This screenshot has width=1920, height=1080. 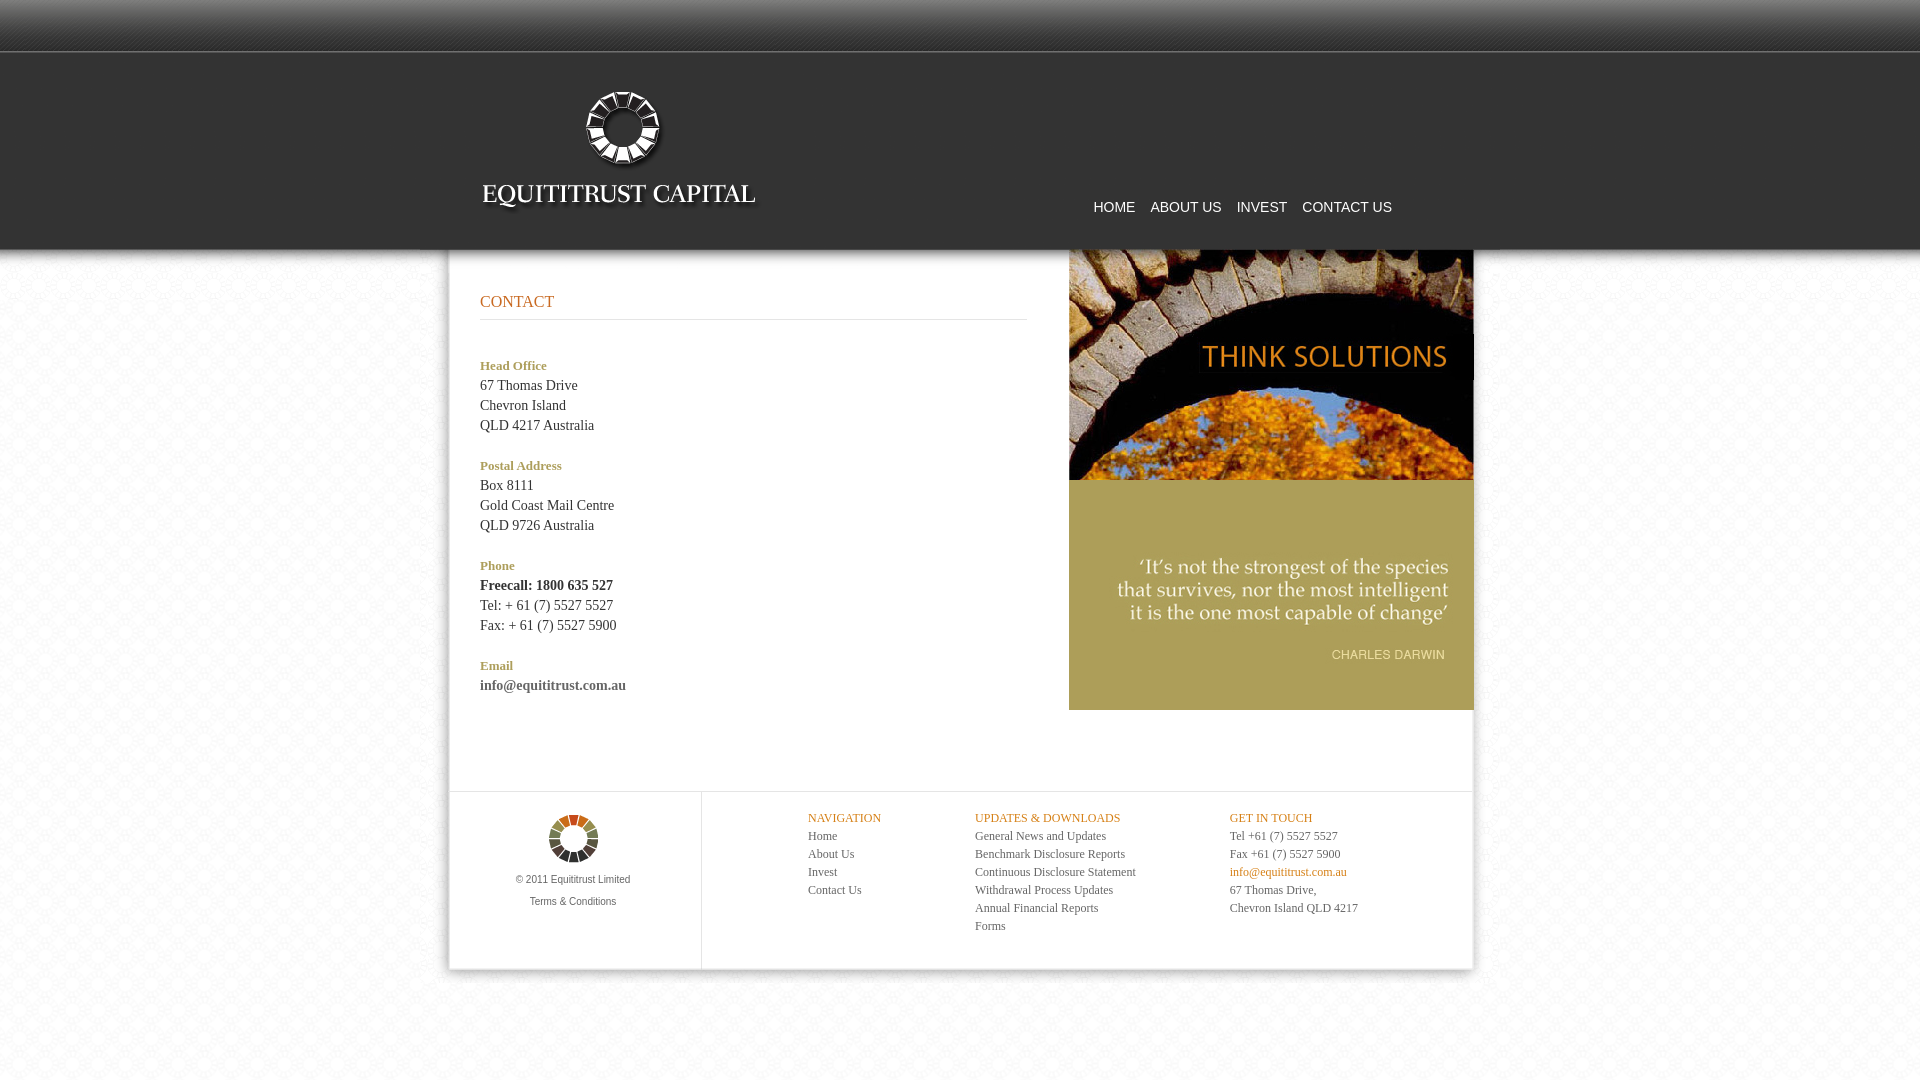 I want to click on 'Home', so click(x=822, y=836).